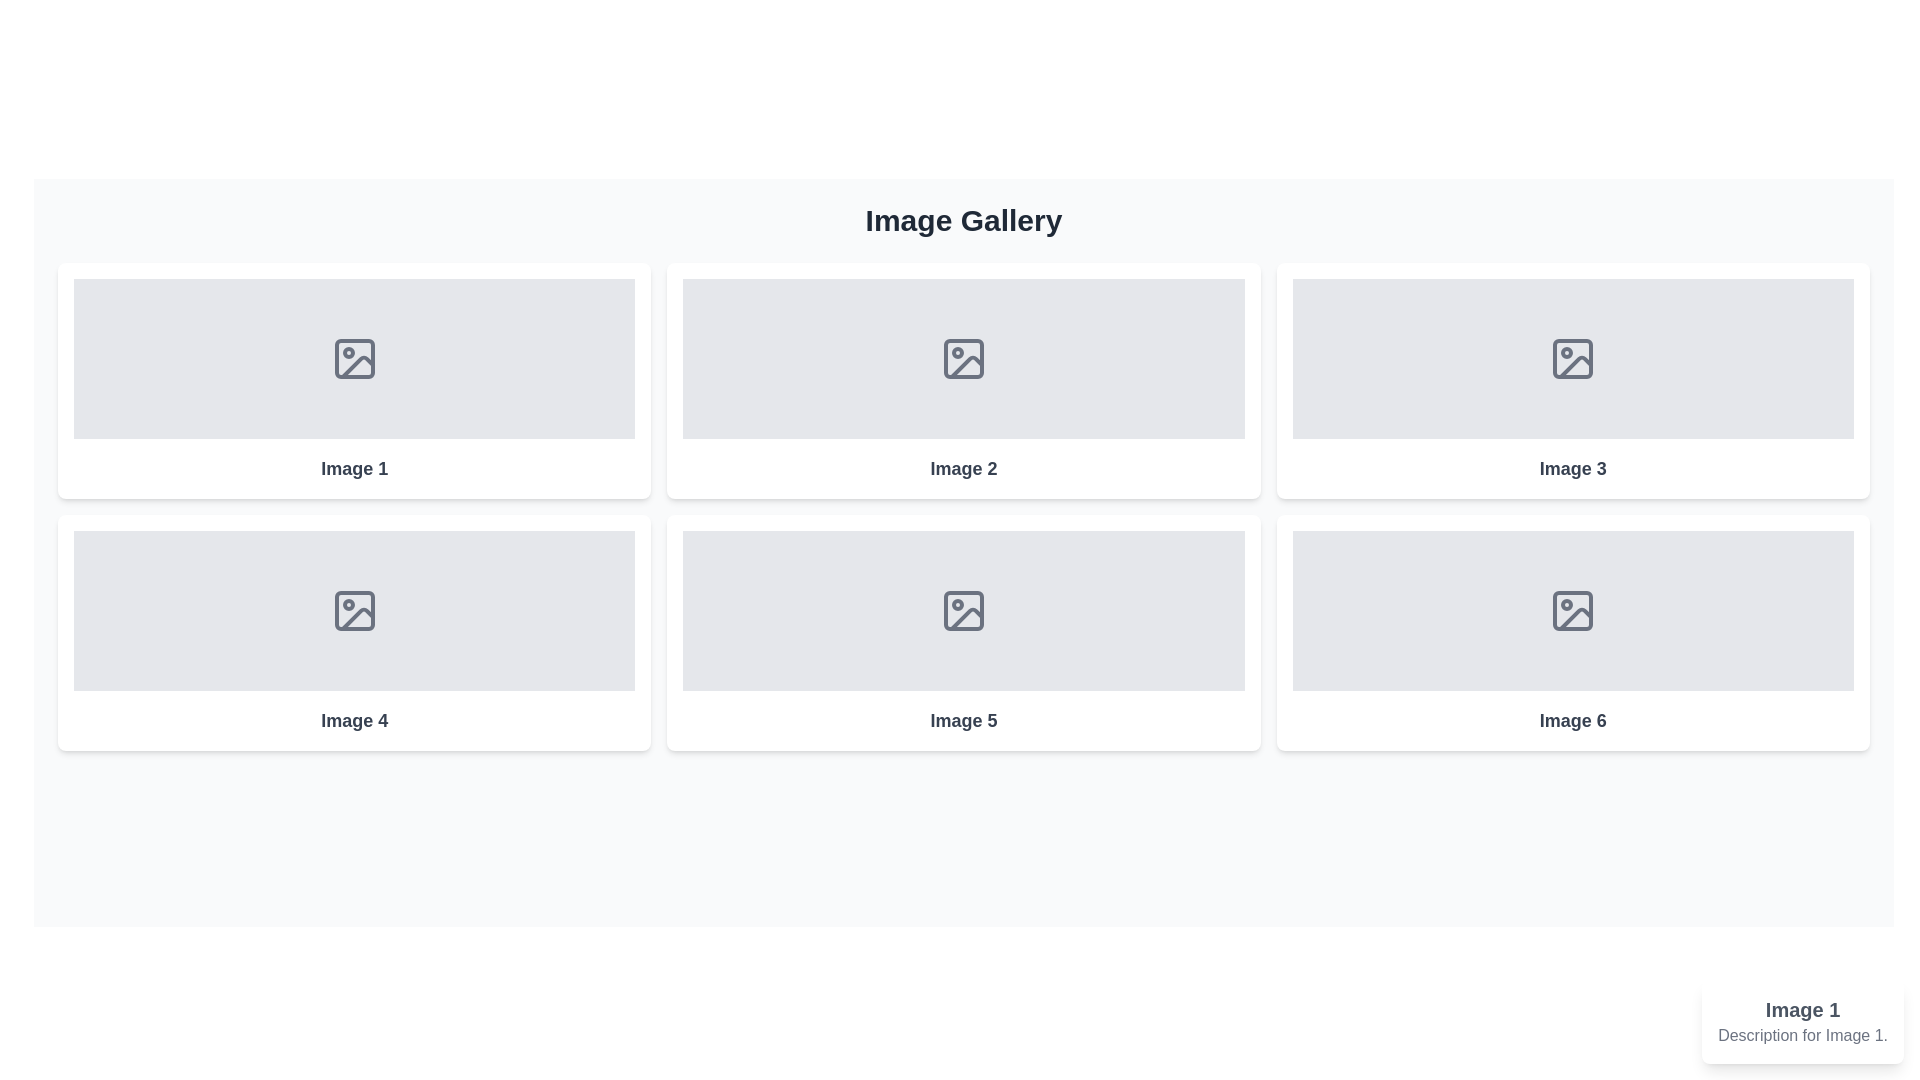 The height and width of the screenshot is (1080, 1920). I want to click on informational text label located in the second row, first column of the grid layout, positioned below the image placeholder, so click(354, 721).